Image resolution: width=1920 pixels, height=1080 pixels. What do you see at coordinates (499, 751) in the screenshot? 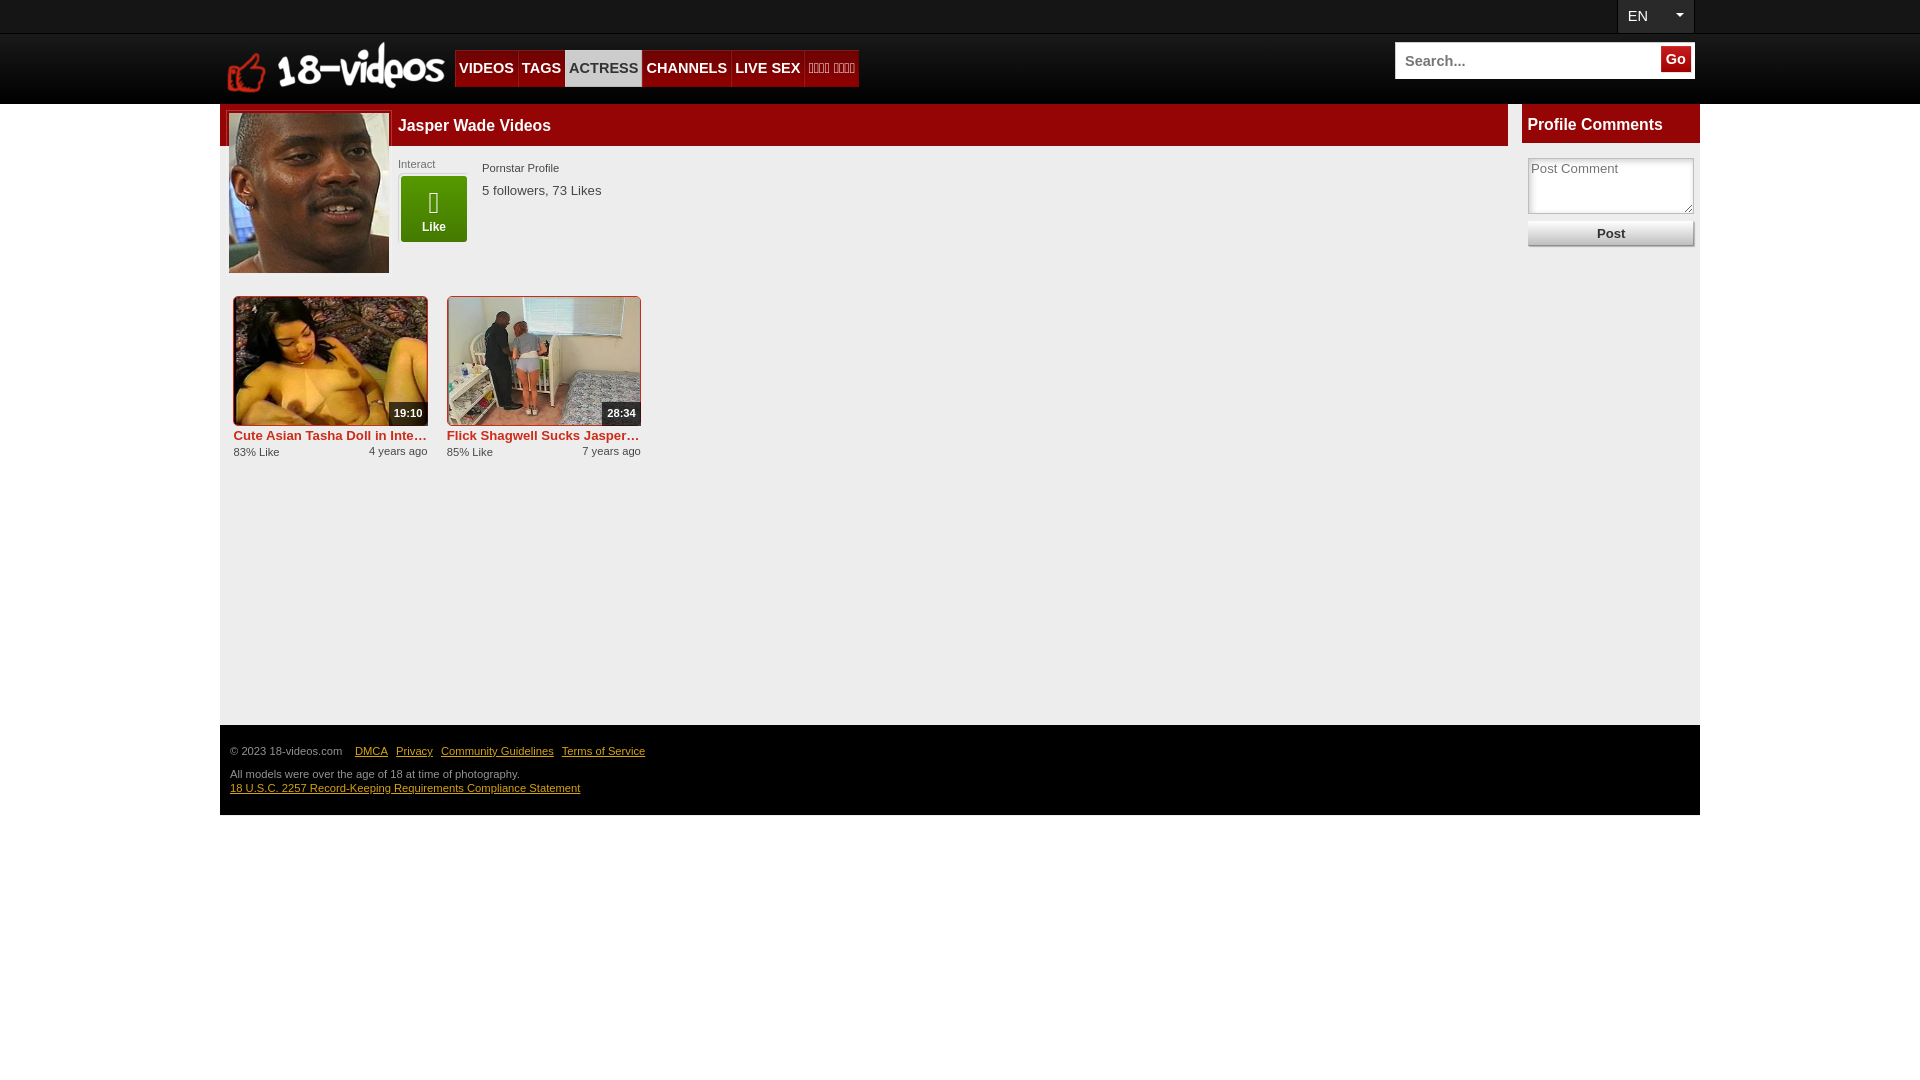
I see `'Community Guidelines'` at bounding box center [499, 751].